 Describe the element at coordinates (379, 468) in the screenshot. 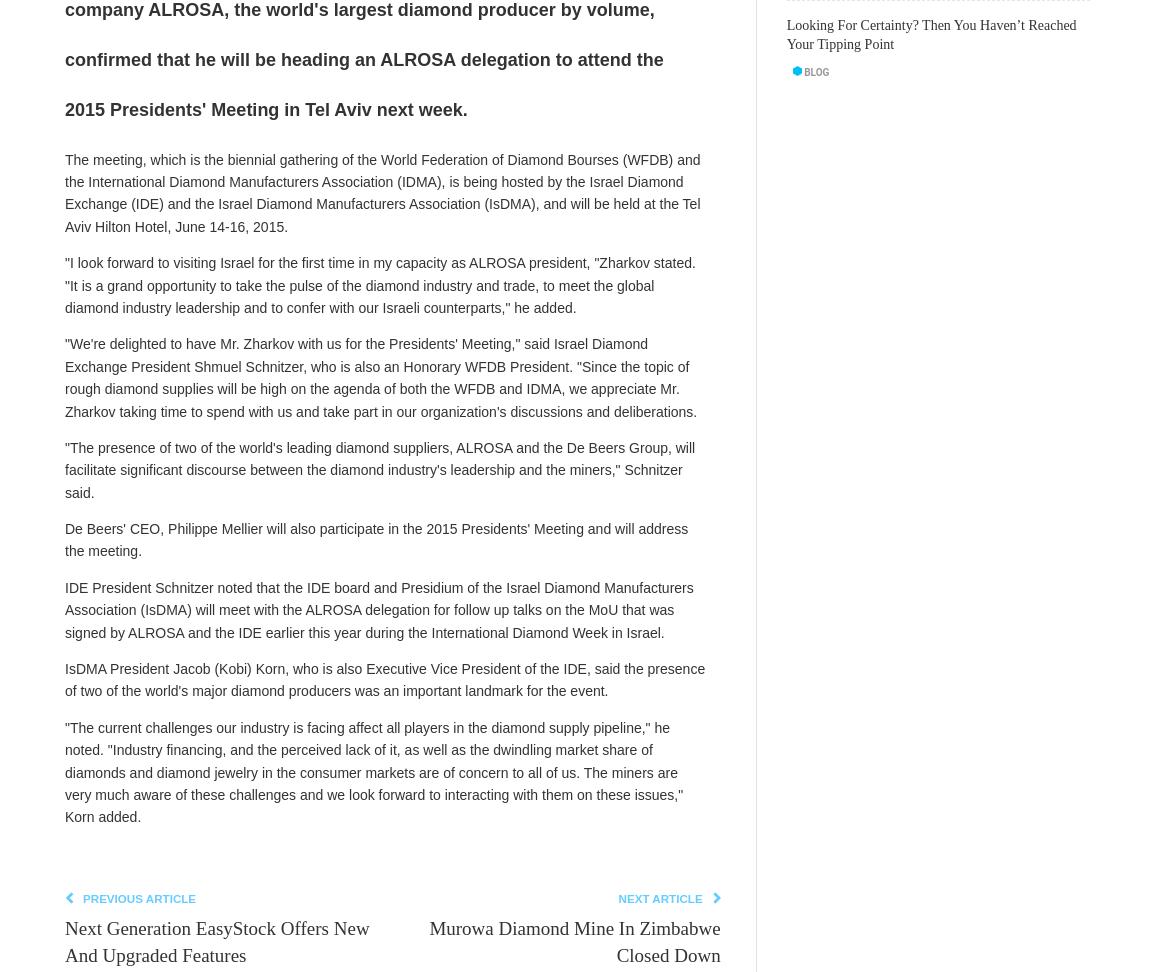

I see `'"The presence of two of the world's leading diamond suppliers, ALROSA and the De Beers Group, will facilitate significant discourse between the diamond industry's leadership and the miners," Schnitzer said.'` at that location.